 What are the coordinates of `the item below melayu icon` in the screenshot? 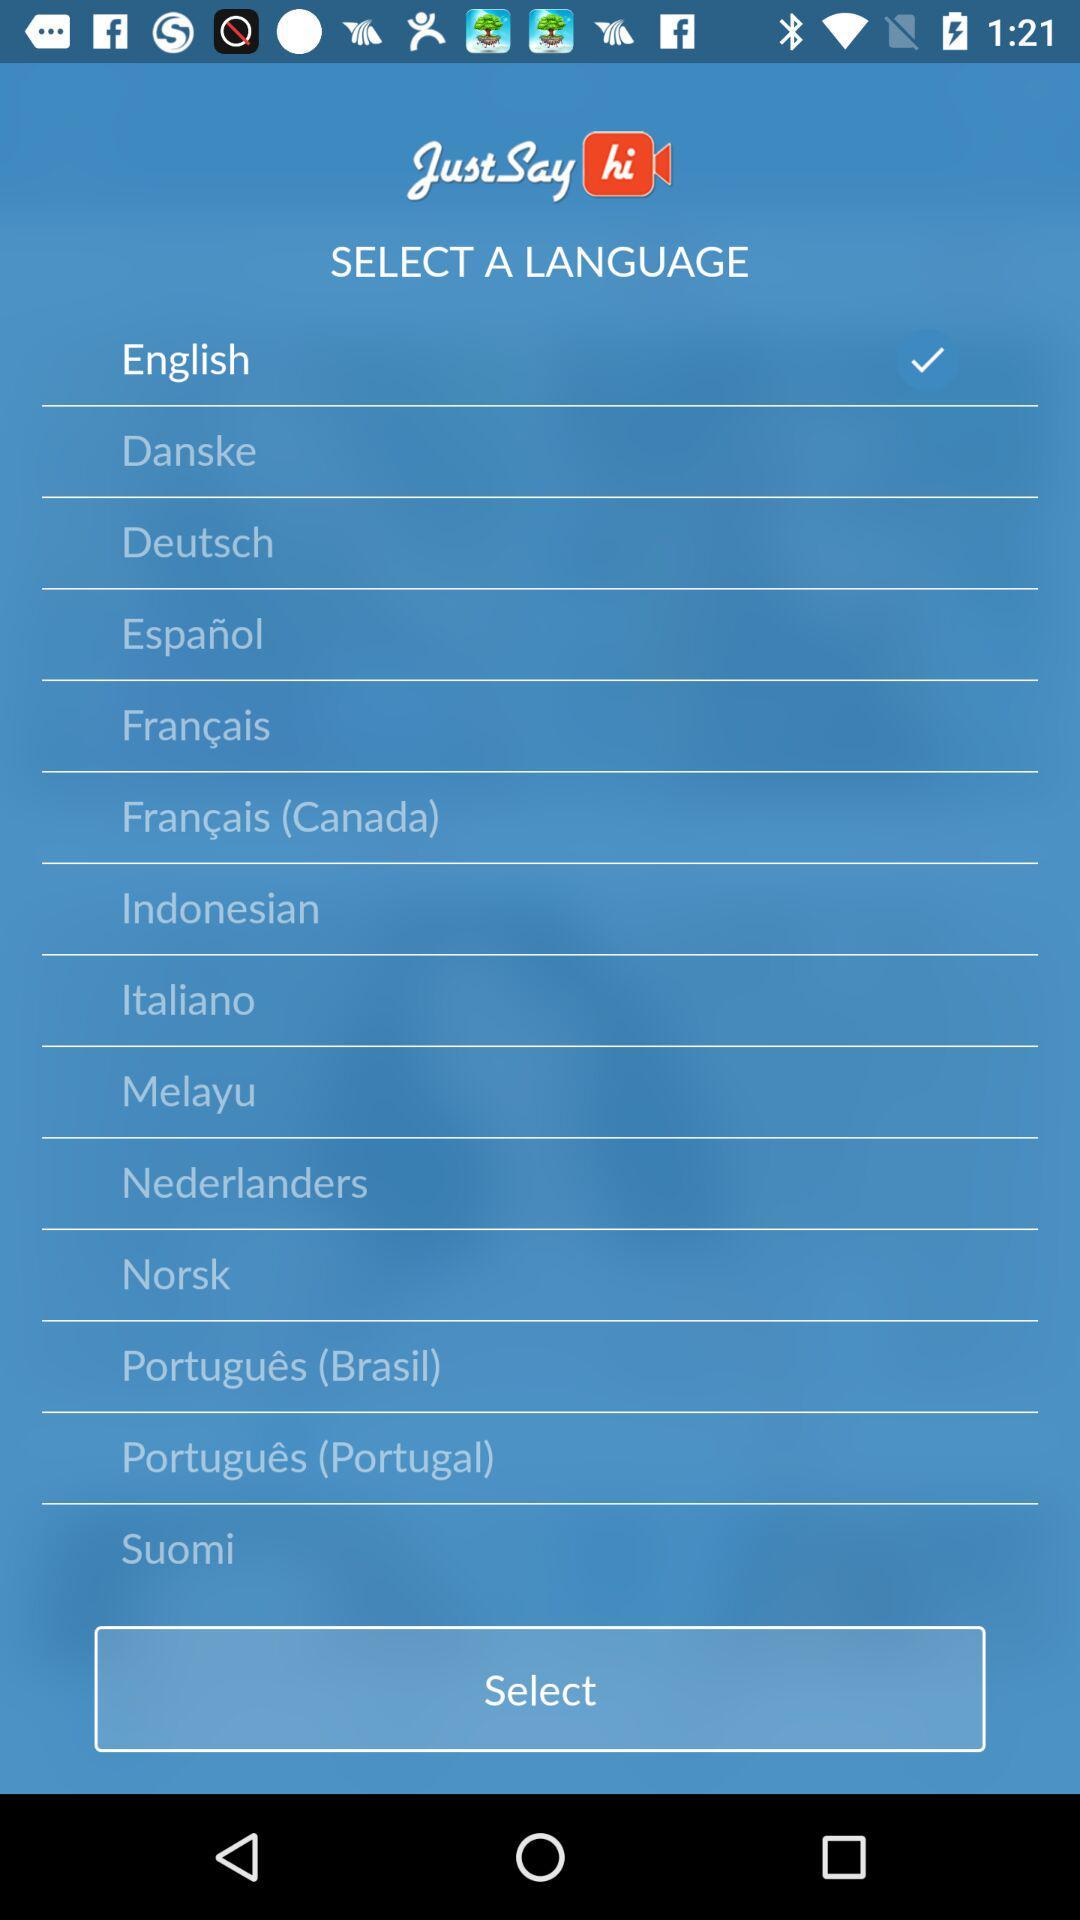 It's located at (243, 1180).